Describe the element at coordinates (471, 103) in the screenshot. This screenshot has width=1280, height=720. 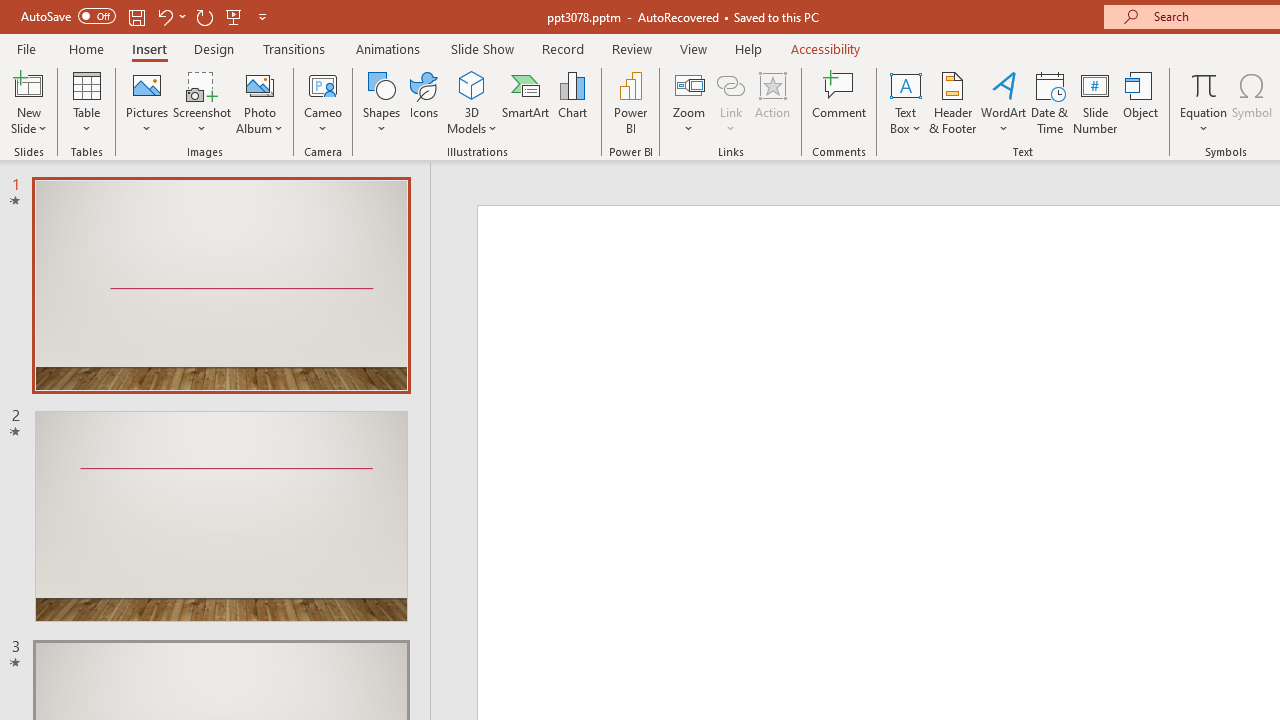
I see `'3D Models'` at that location.